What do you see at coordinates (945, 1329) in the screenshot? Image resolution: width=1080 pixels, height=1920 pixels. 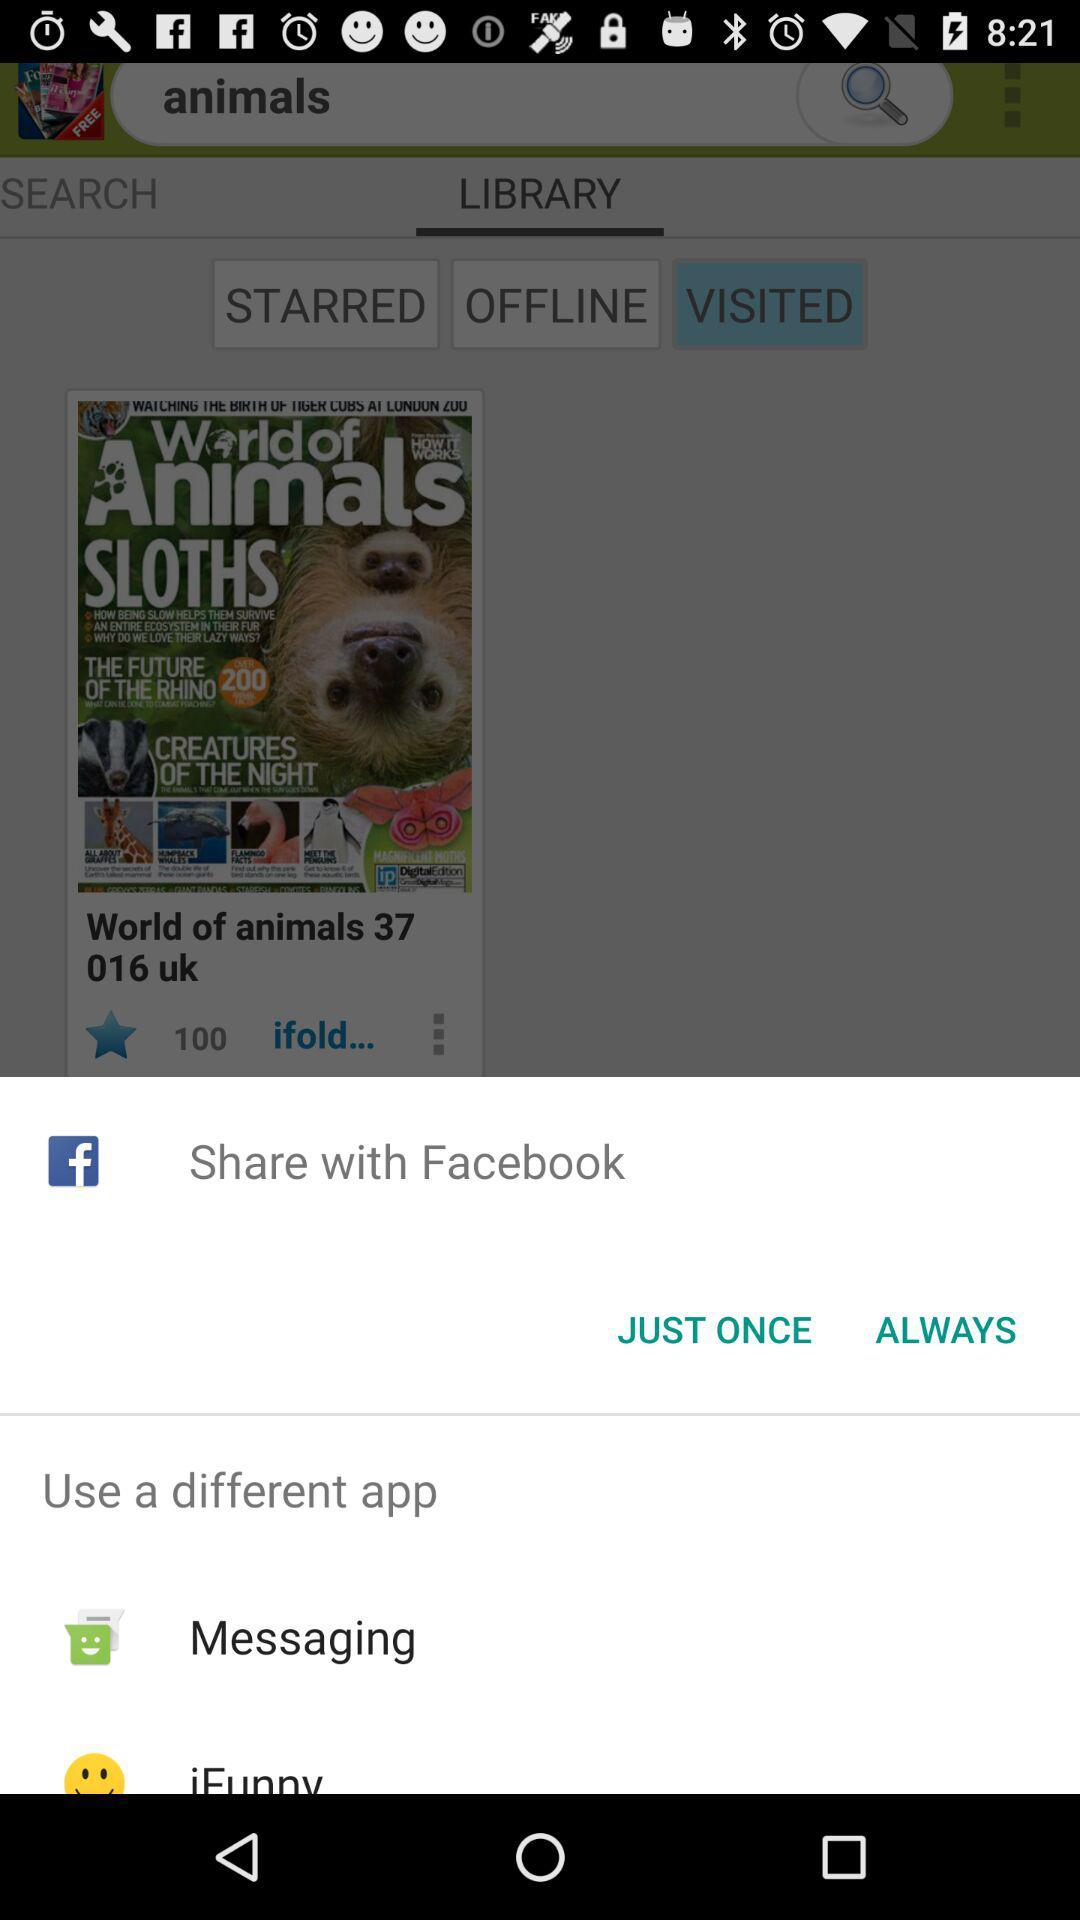 I see `the app below share with facebook` at bounding box center [945, 1329].